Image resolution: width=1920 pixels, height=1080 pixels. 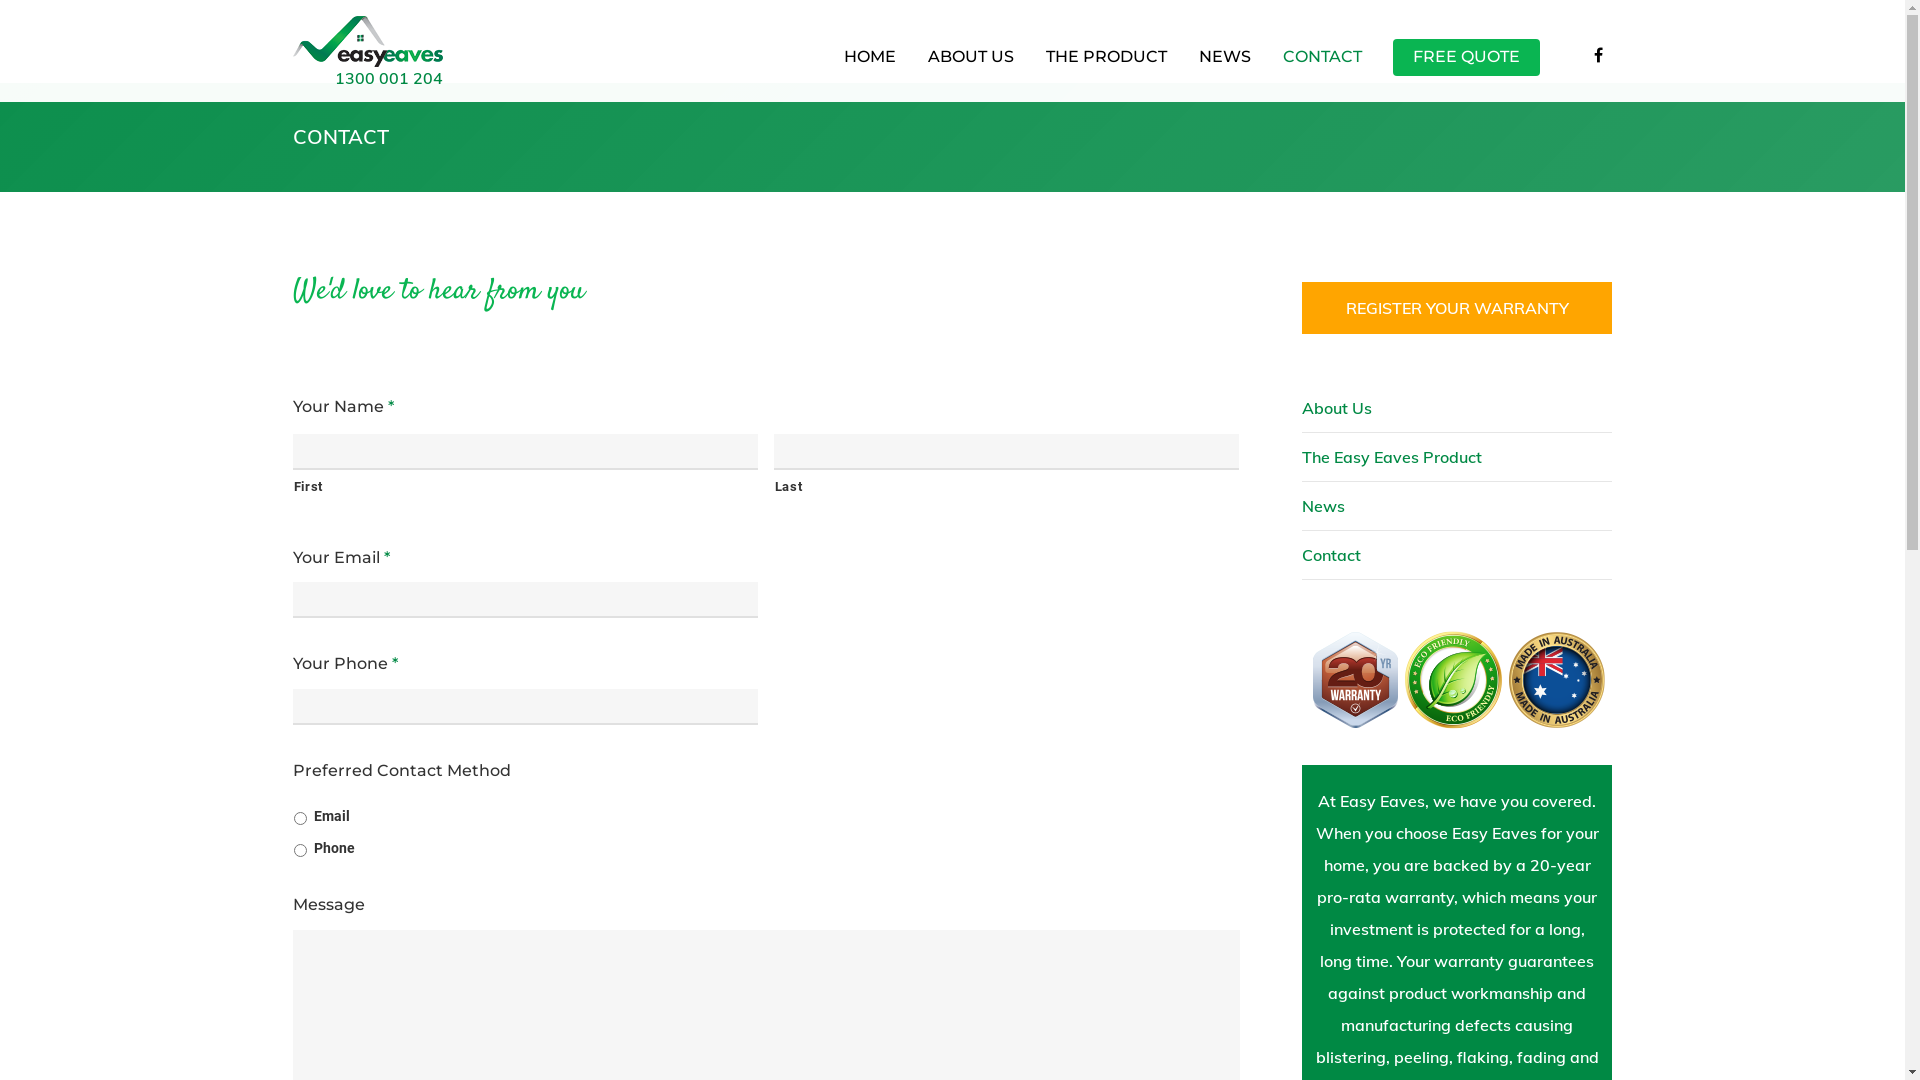 What do you see at coordinates (1465, 64) in the screenshot?
I see `'FREE QUOTE'` at bounding box center [1465, 64].